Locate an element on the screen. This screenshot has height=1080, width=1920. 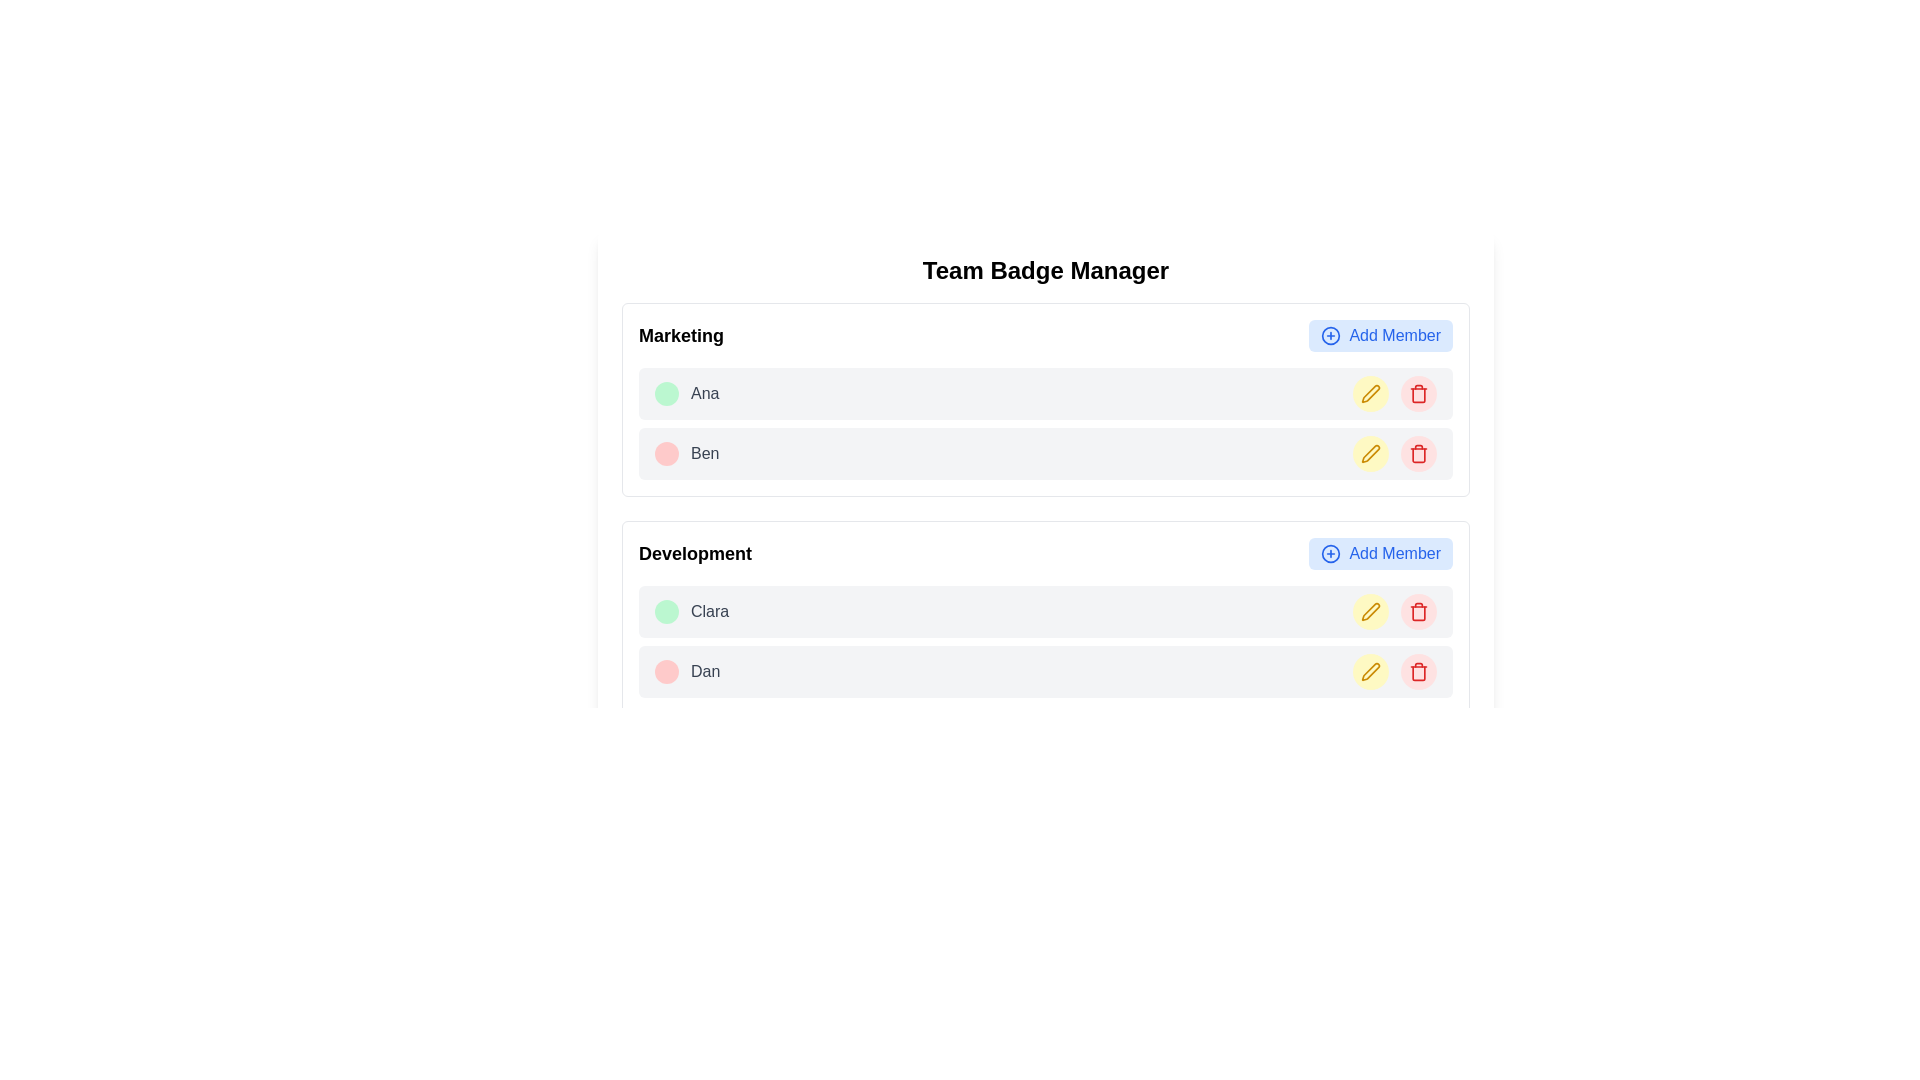
text label displaying 'Clara' located in the 'Development' section, positioned right of the green 'Active' badge is located at coordinates (710, 611).